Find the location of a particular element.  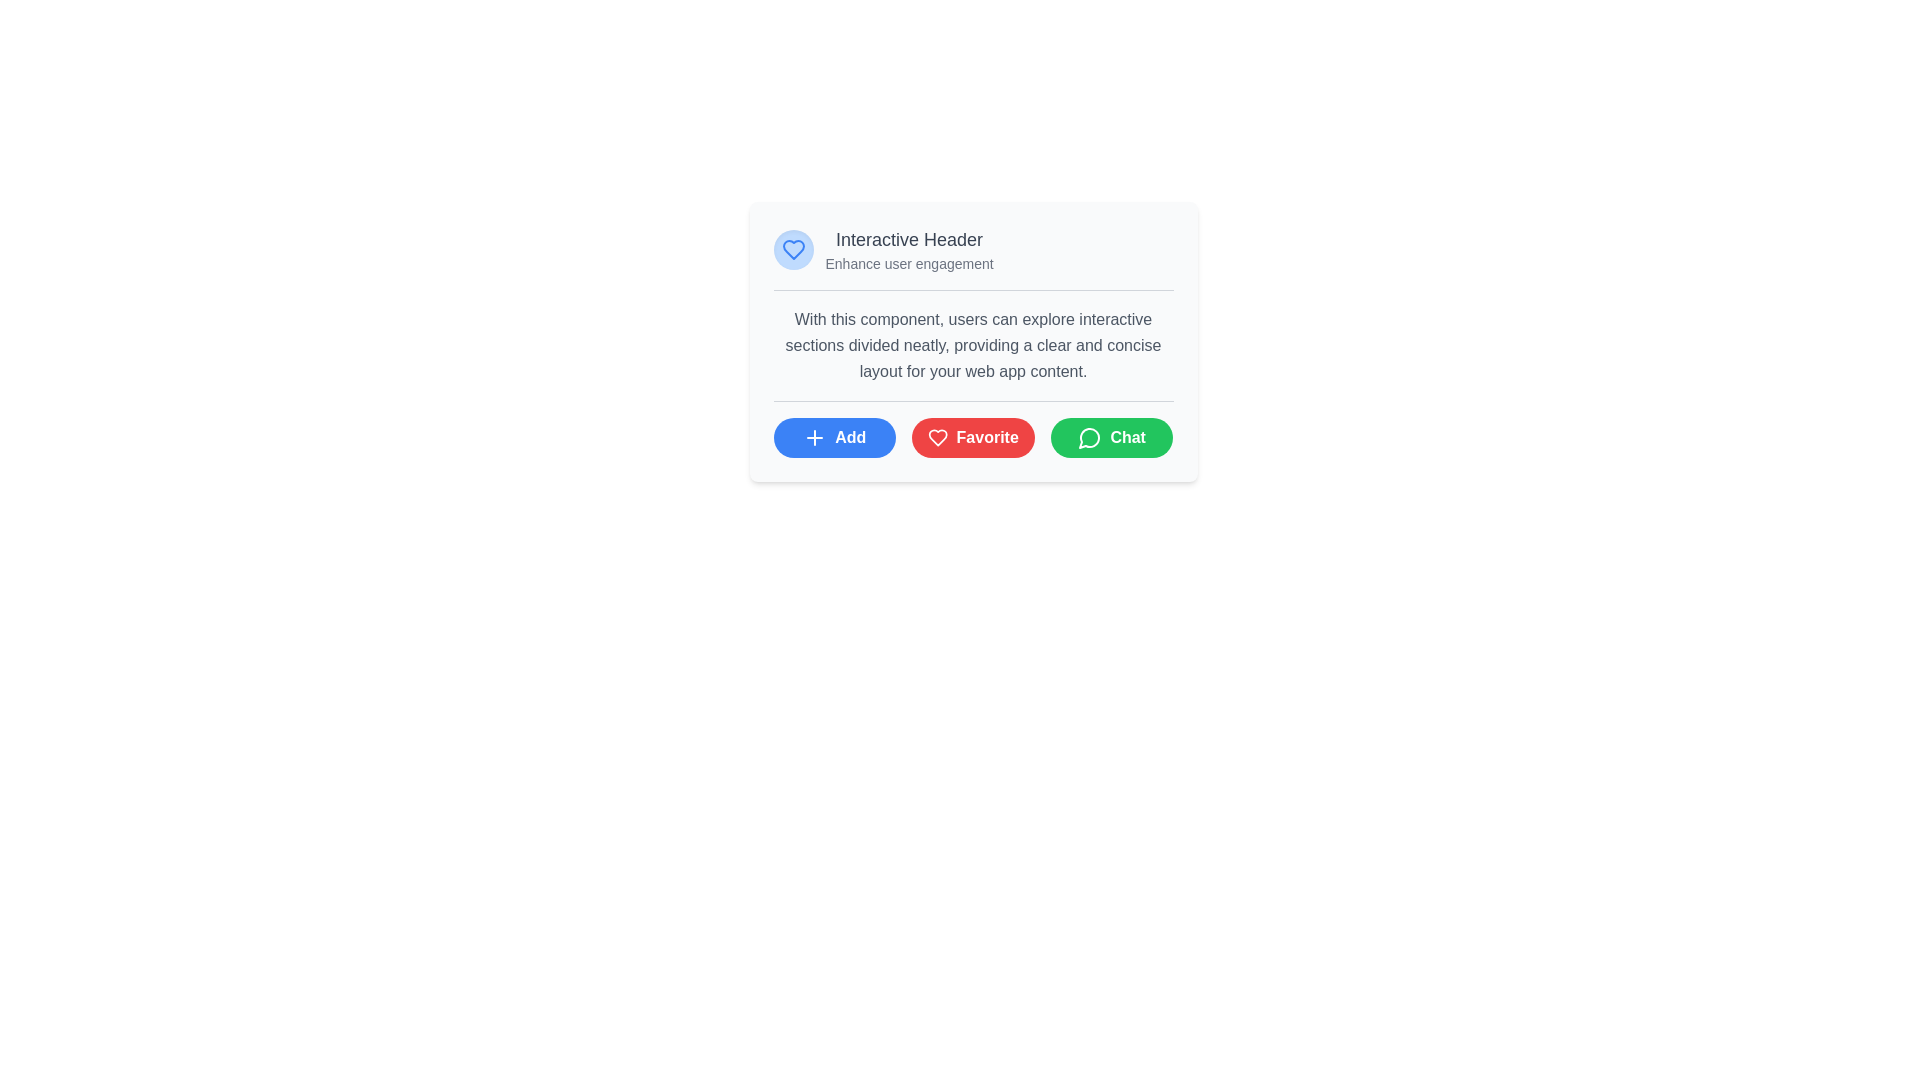

the favorite icon located between the blue 'Add' button and the green 'Chat' button is located at coordinates (937, 437).